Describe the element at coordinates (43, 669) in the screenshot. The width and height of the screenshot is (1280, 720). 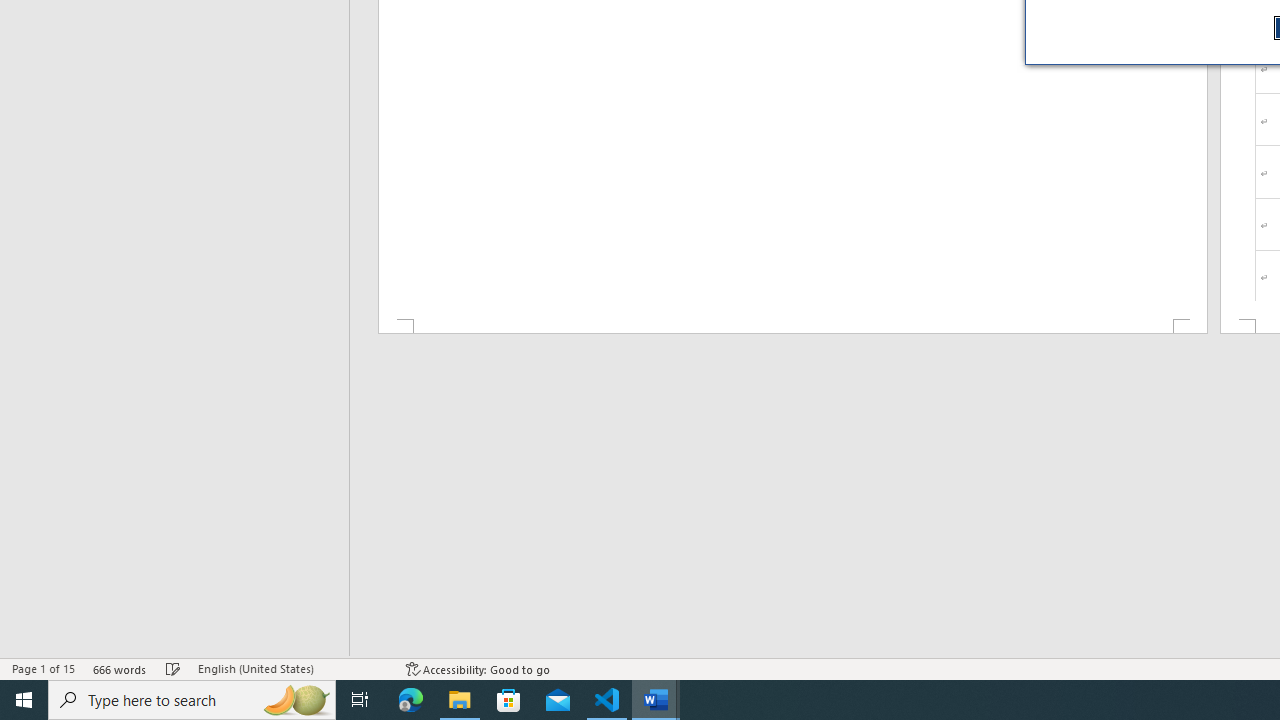
I see `'Page Number Page 1 of 15'` at that location.